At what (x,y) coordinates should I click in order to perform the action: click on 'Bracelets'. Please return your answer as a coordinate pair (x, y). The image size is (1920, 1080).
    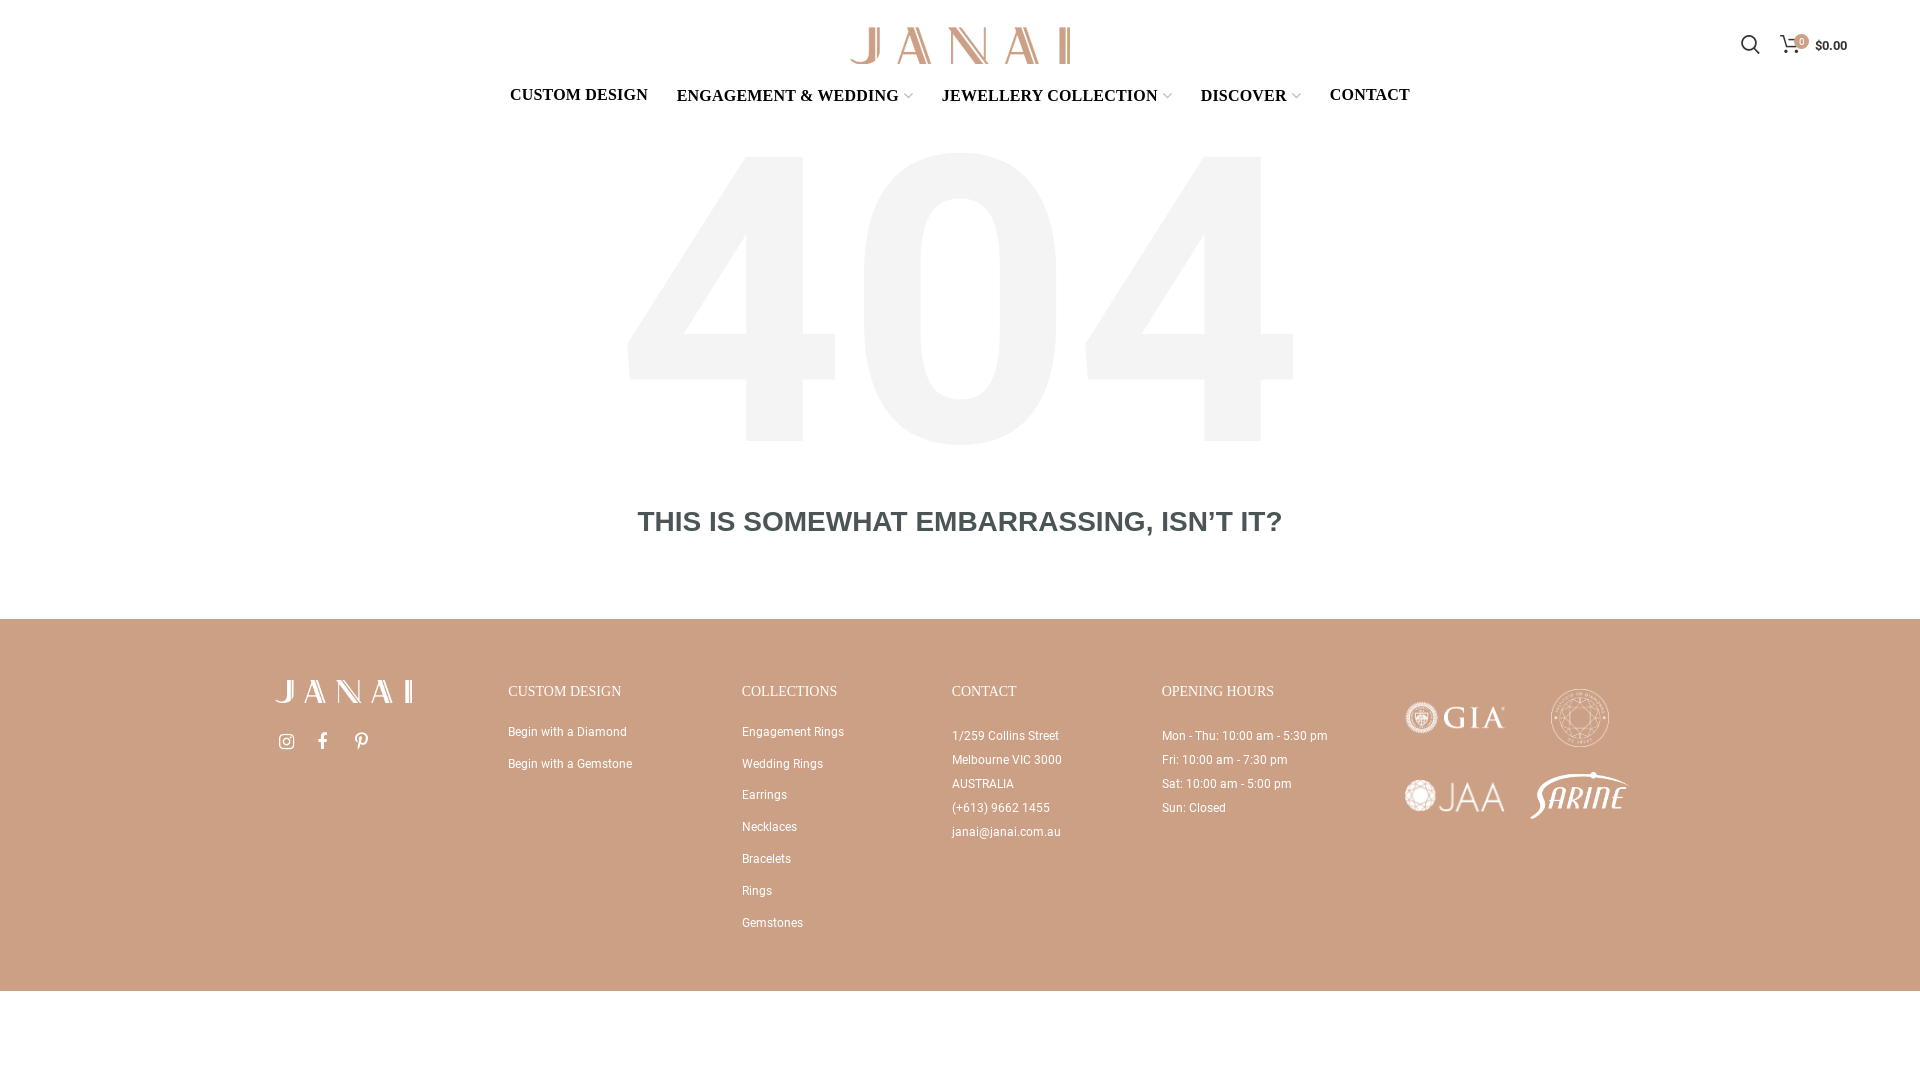
    Looking at the image, I should click on (765, 858).